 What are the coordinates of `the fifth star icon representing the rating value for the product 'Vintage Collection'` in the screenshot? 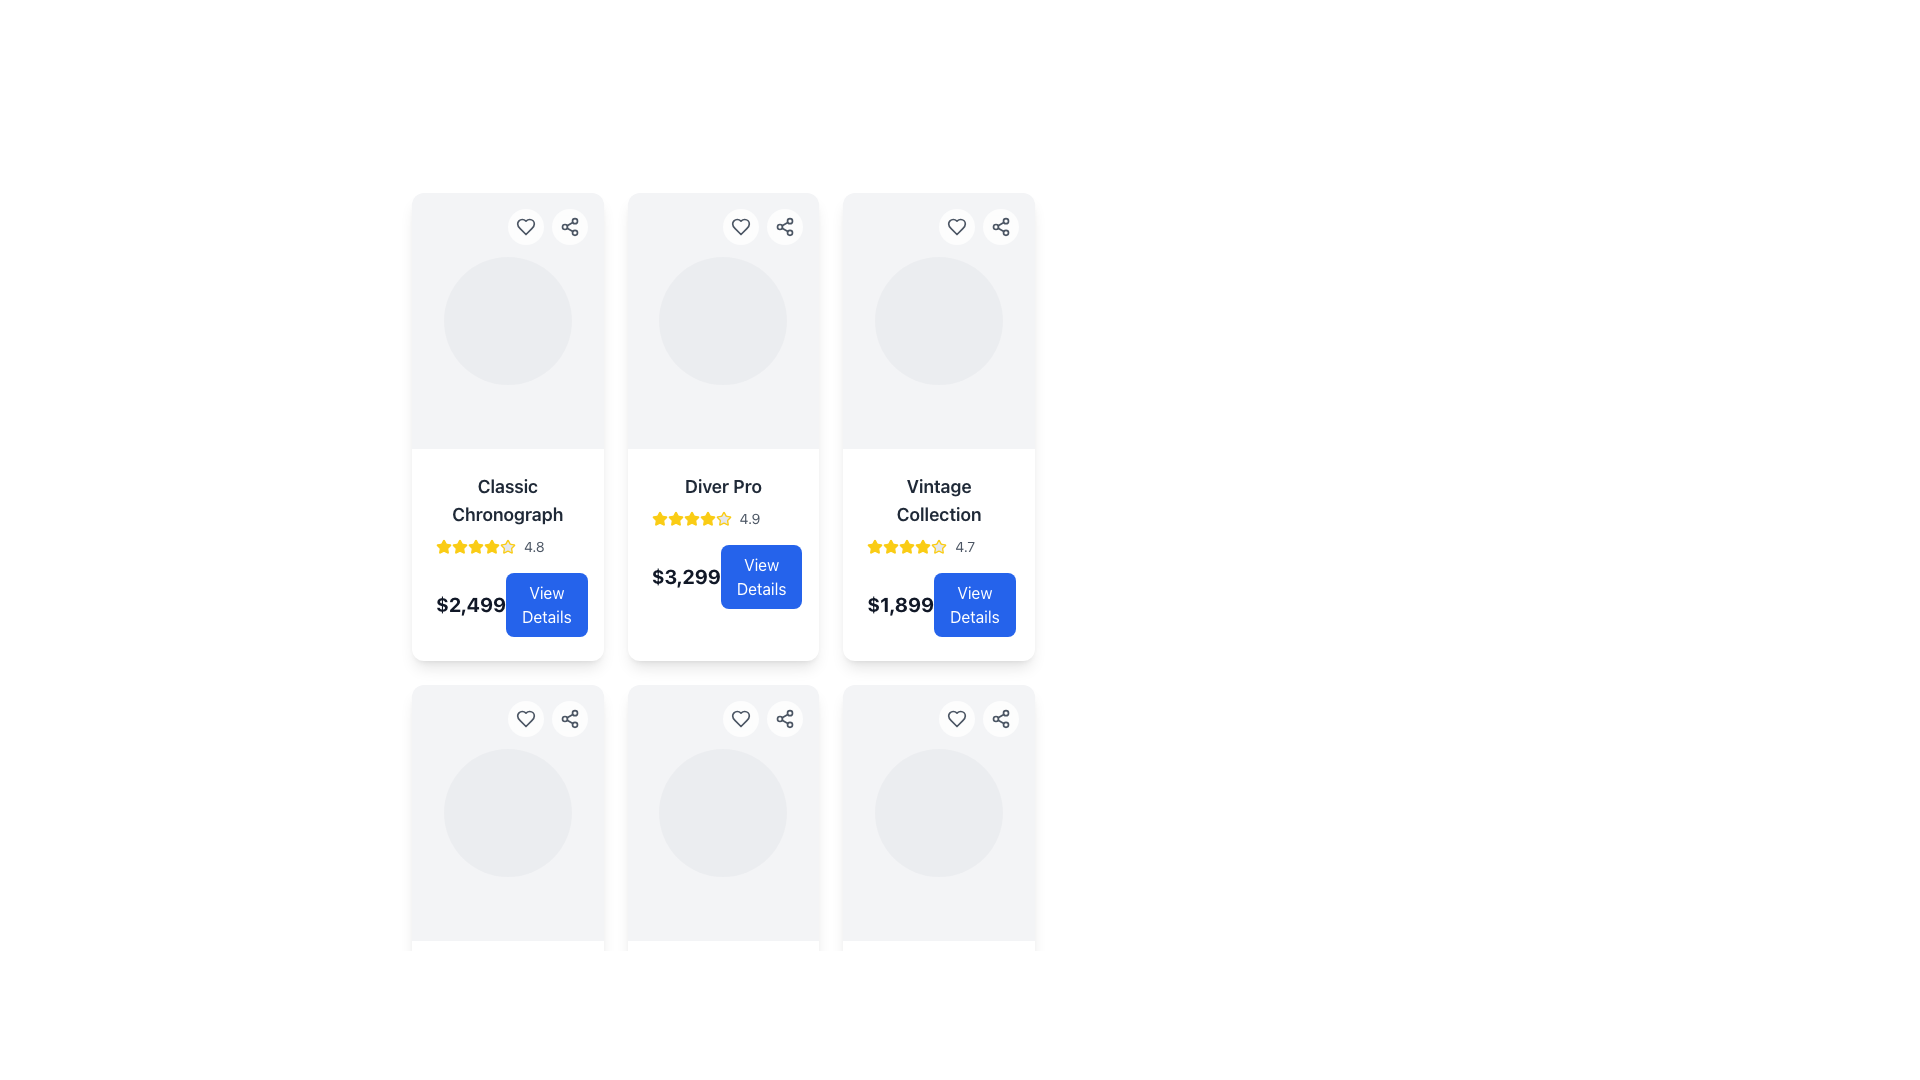 It's located at (906, 547).